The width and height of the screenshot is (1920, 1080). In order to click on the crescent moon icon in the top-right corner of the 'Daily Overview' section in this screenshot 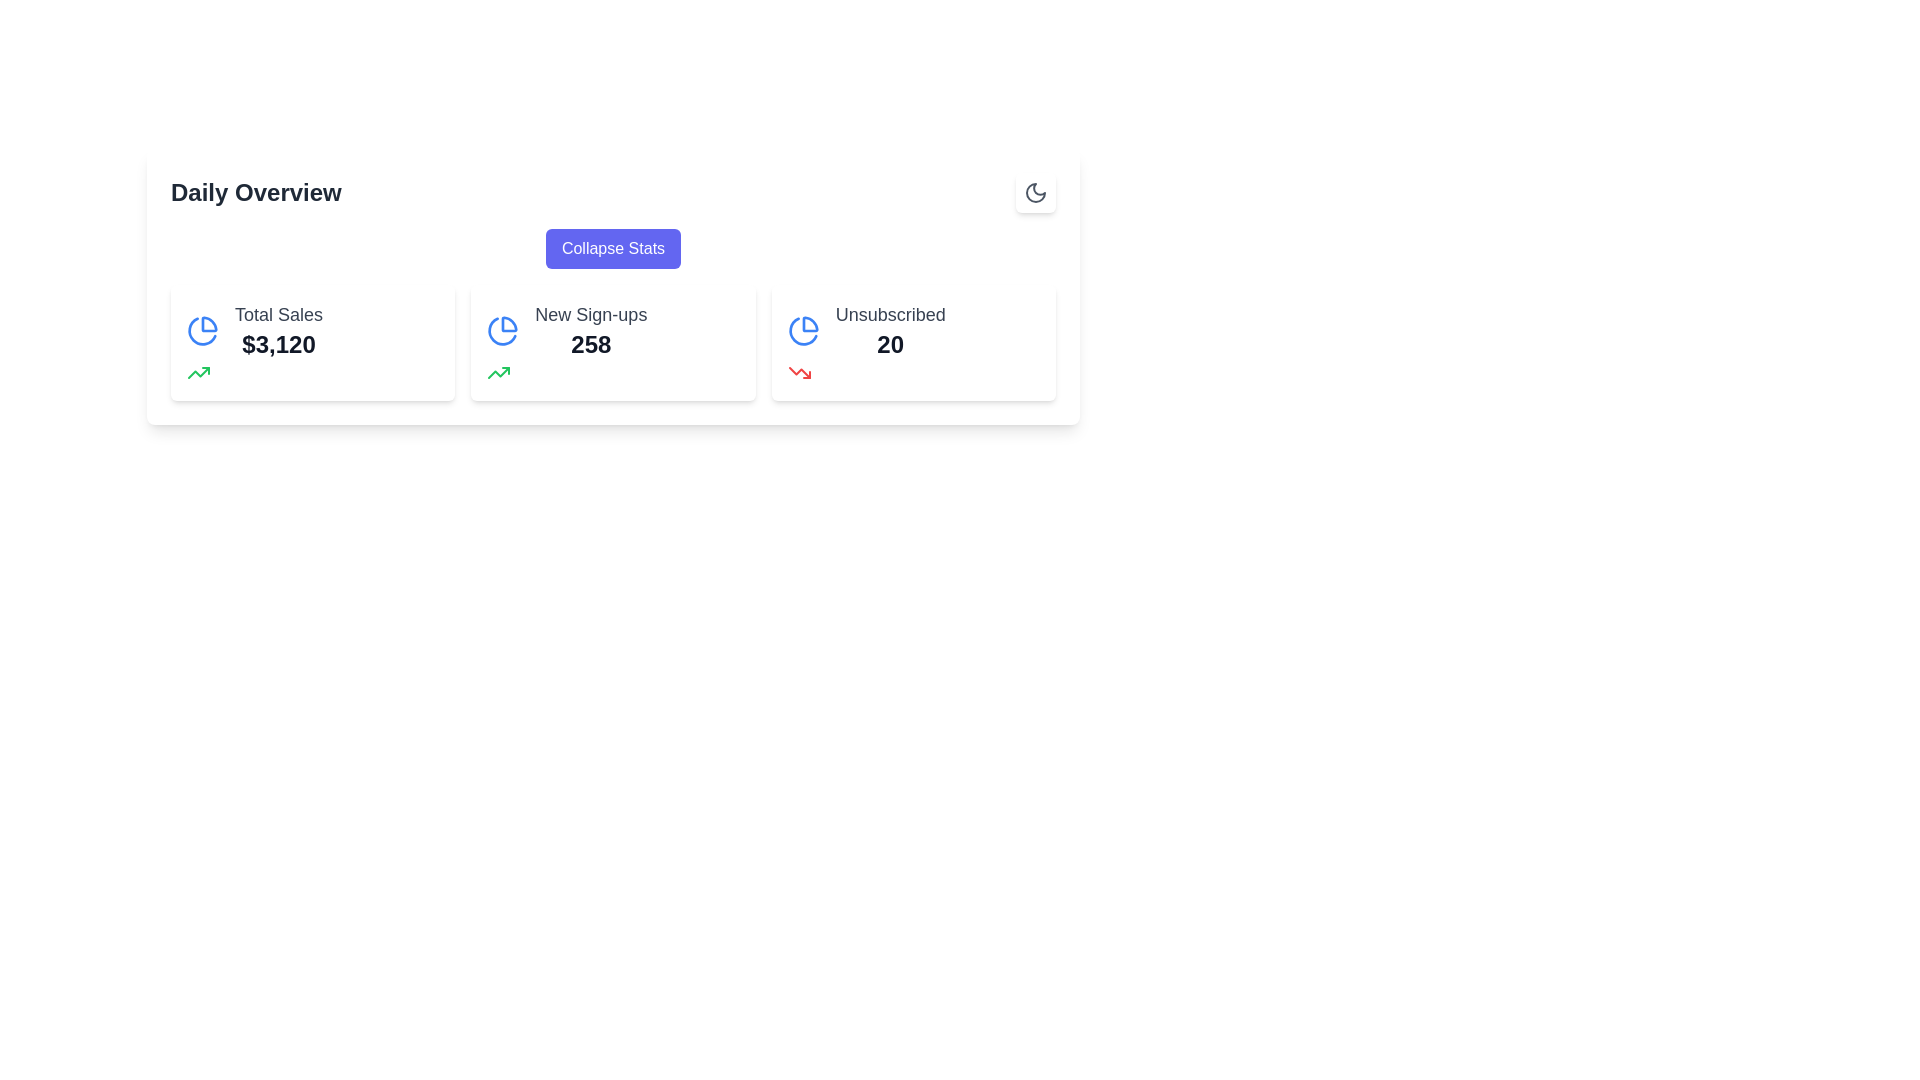, I will do `click(1036, 192)`.